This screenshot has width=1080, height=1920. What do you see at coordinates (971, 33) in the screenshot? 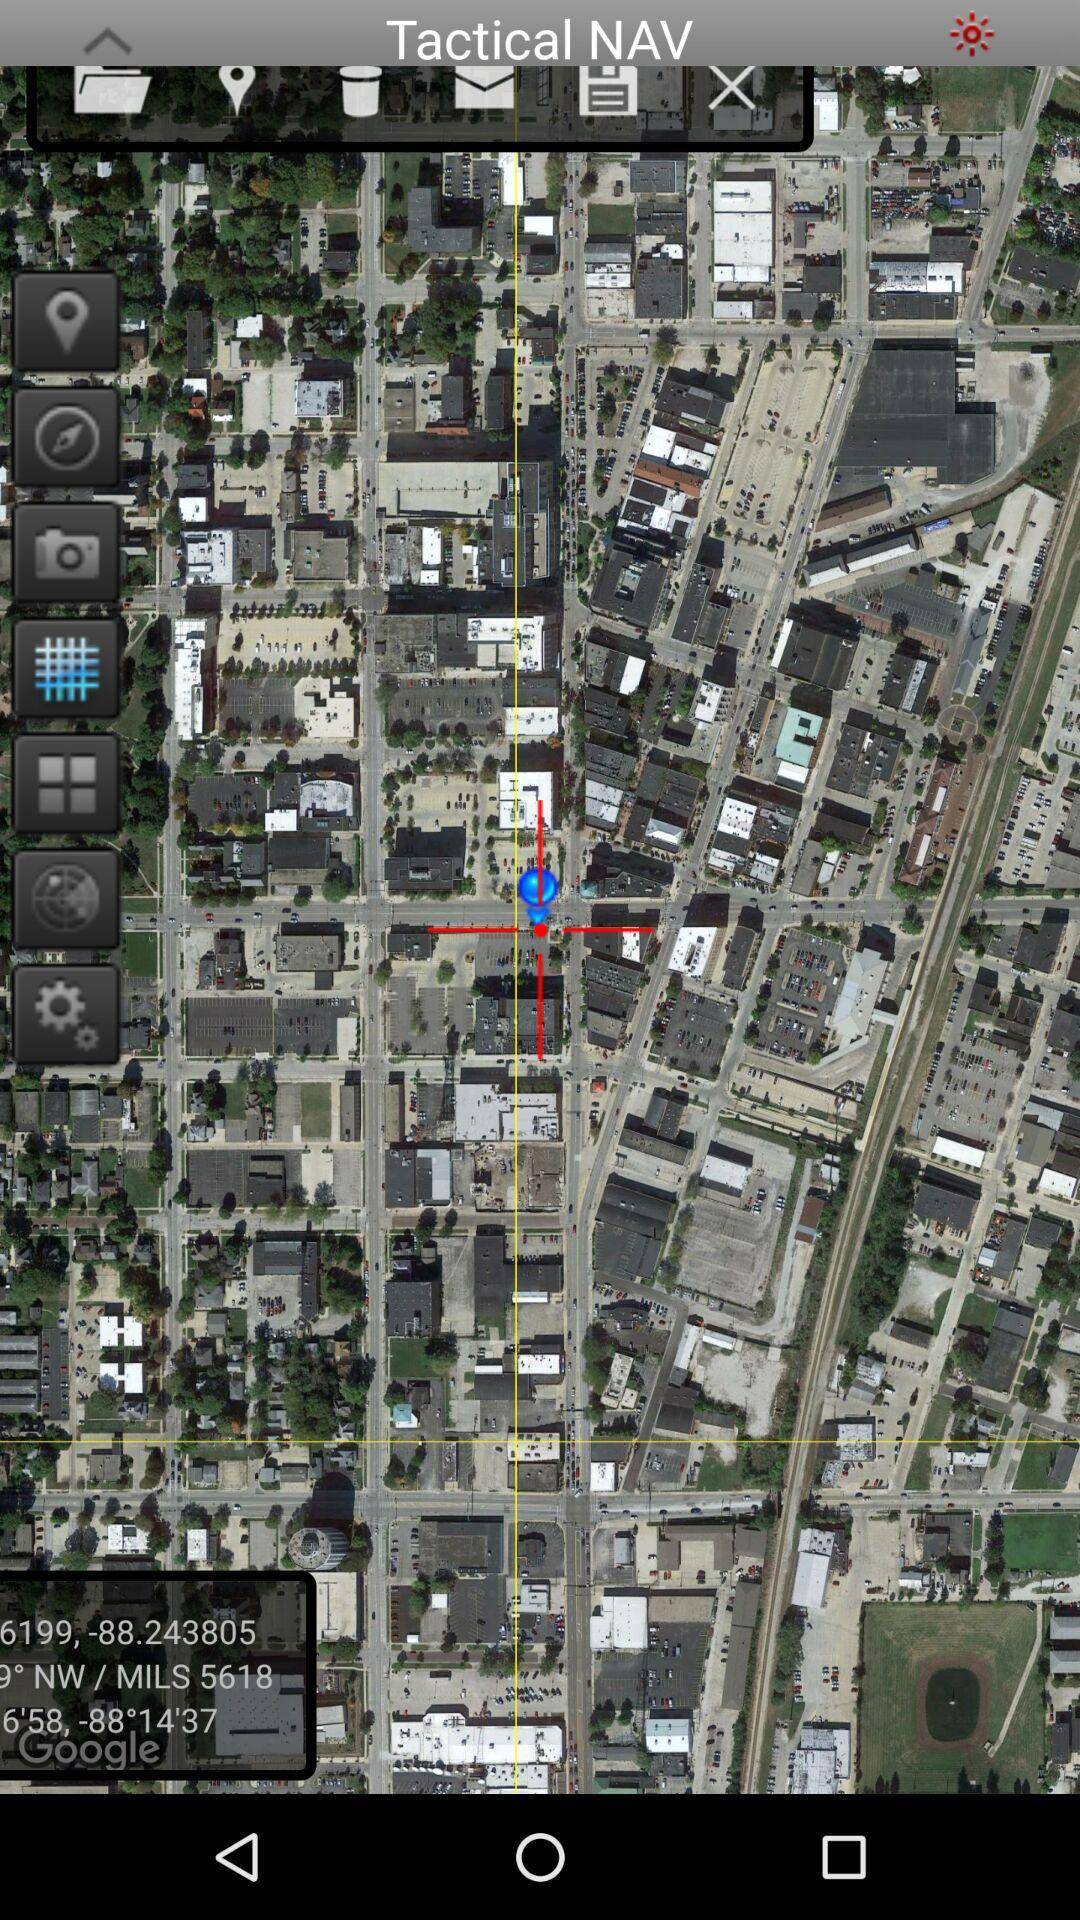
I see `the icon next to tactical nav item` at bounding box center [971, 33].